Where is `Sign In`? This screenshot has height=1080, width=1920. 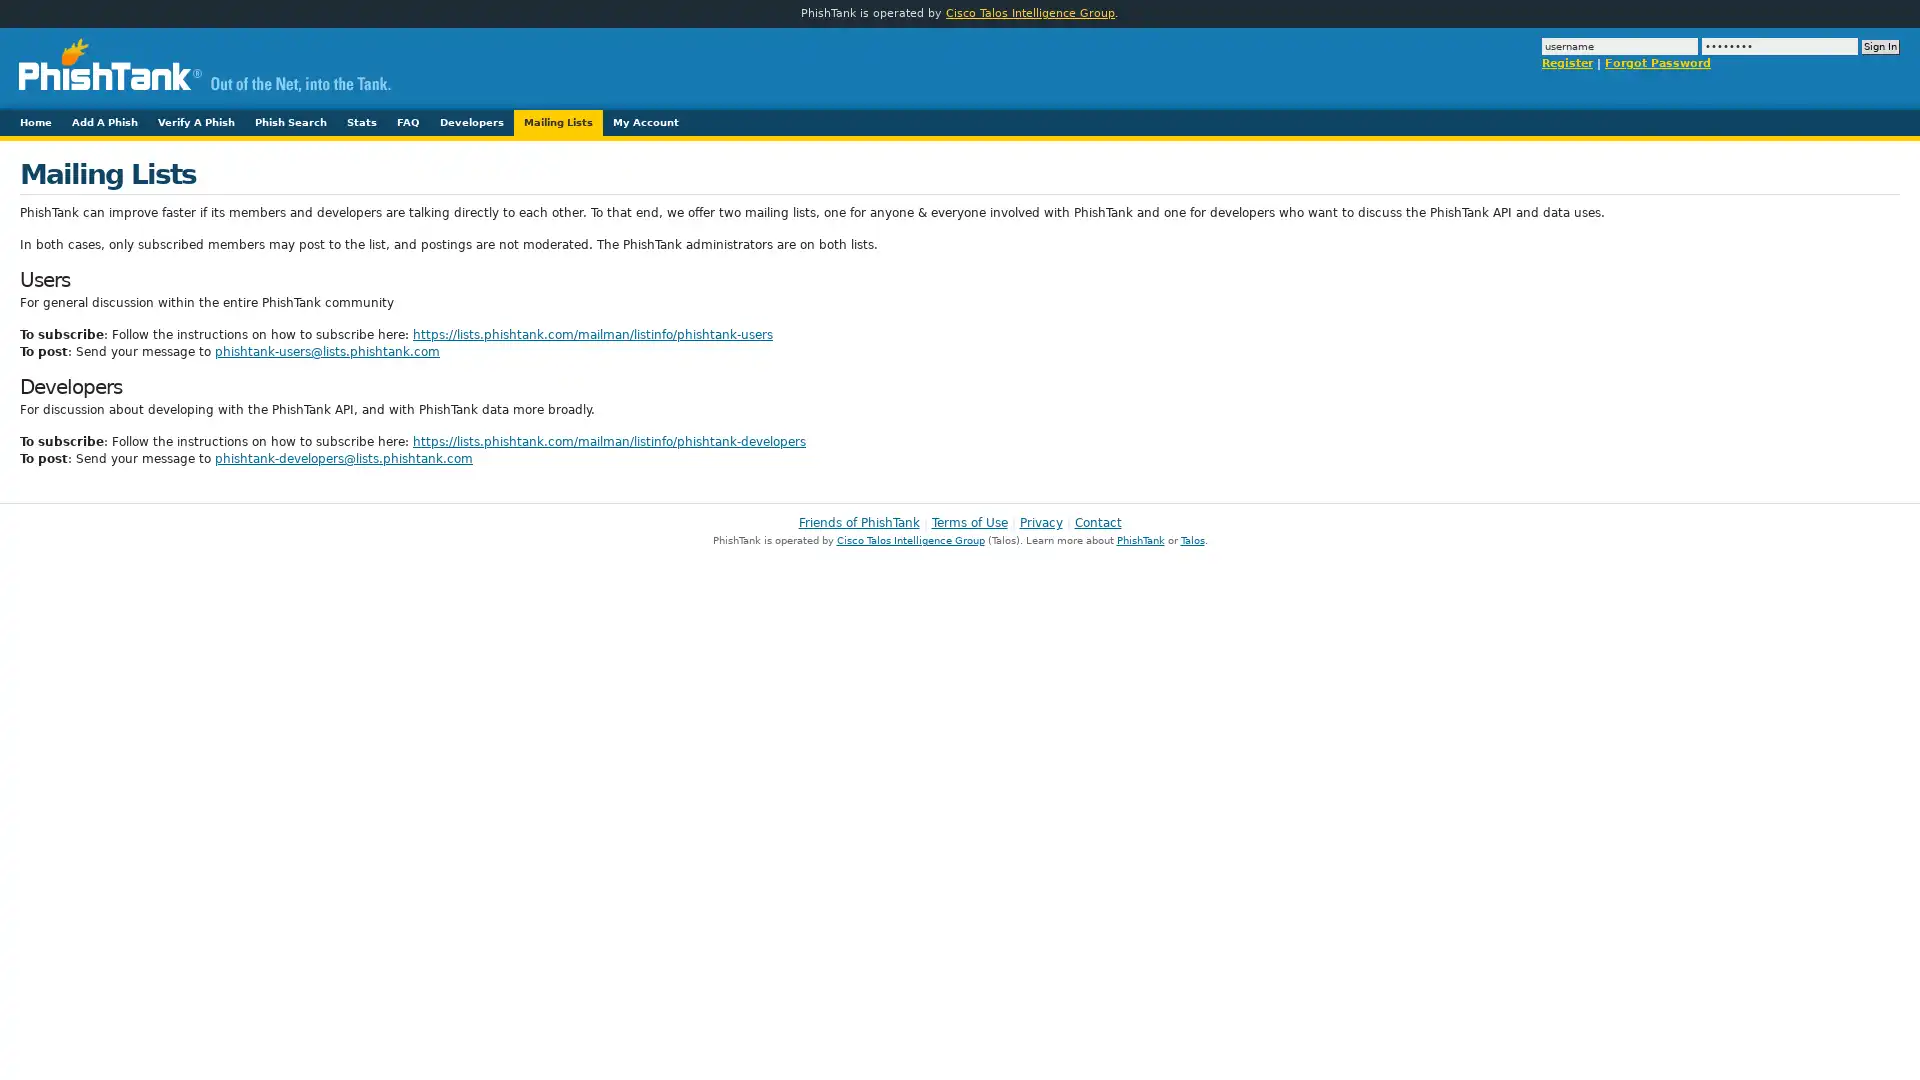
Sign In is located at coordinates (1880, 46).